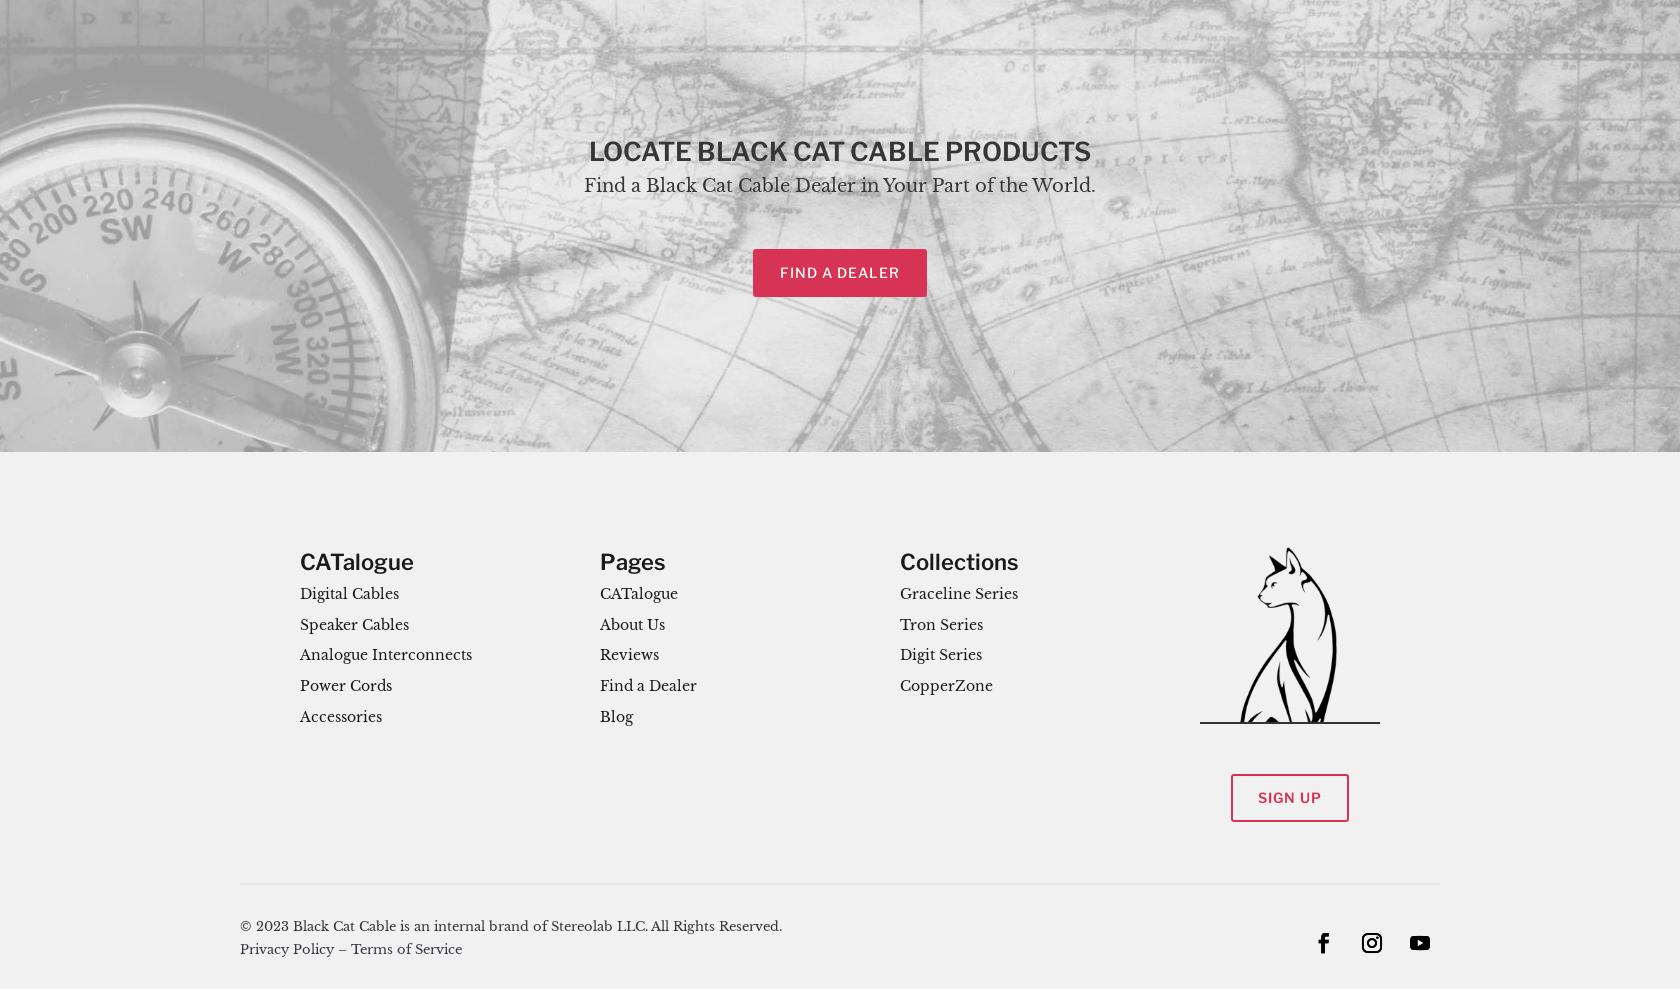  What do you see at coordinates (341, 717) in the screenshot?
I see `'Accessories'` at bounding box center [341, 717].